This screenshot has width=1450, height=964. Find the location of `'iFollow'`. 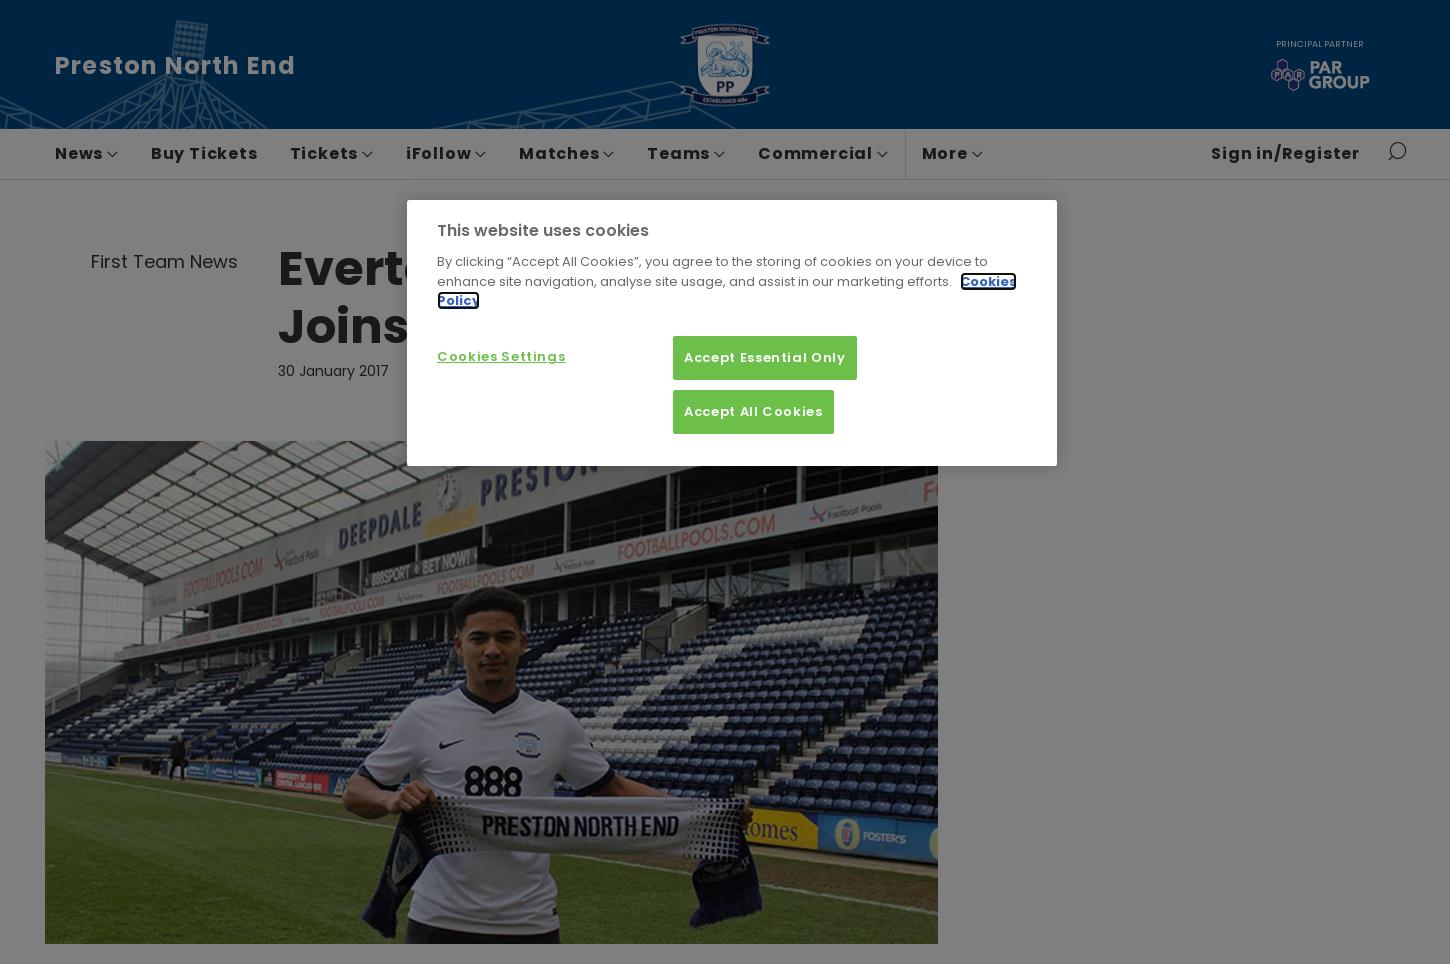

'iFollow' is located at coordinates (438, 153).